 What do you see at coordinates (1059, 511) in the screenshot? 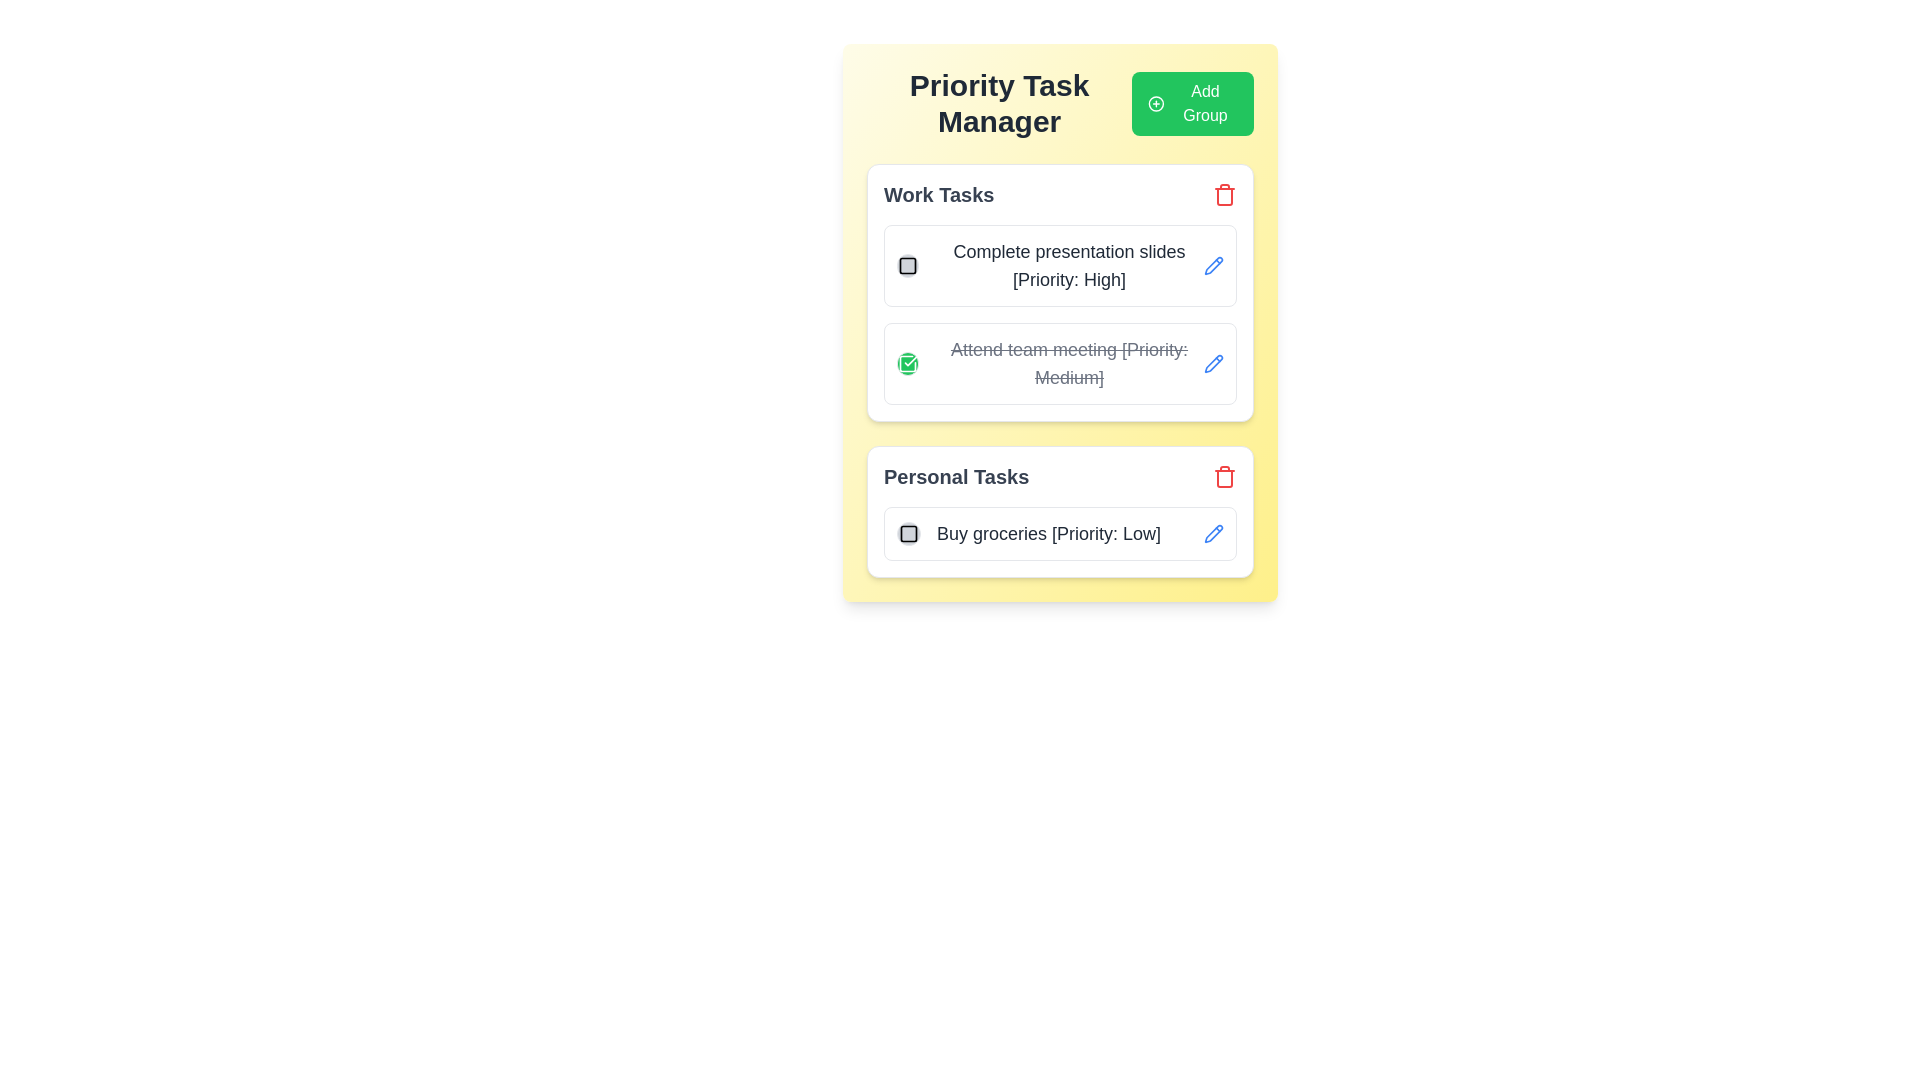
I see `the checkbox within the 'Personal Tasks' card to mark a task as completed` at bounding box center [1059, 511].